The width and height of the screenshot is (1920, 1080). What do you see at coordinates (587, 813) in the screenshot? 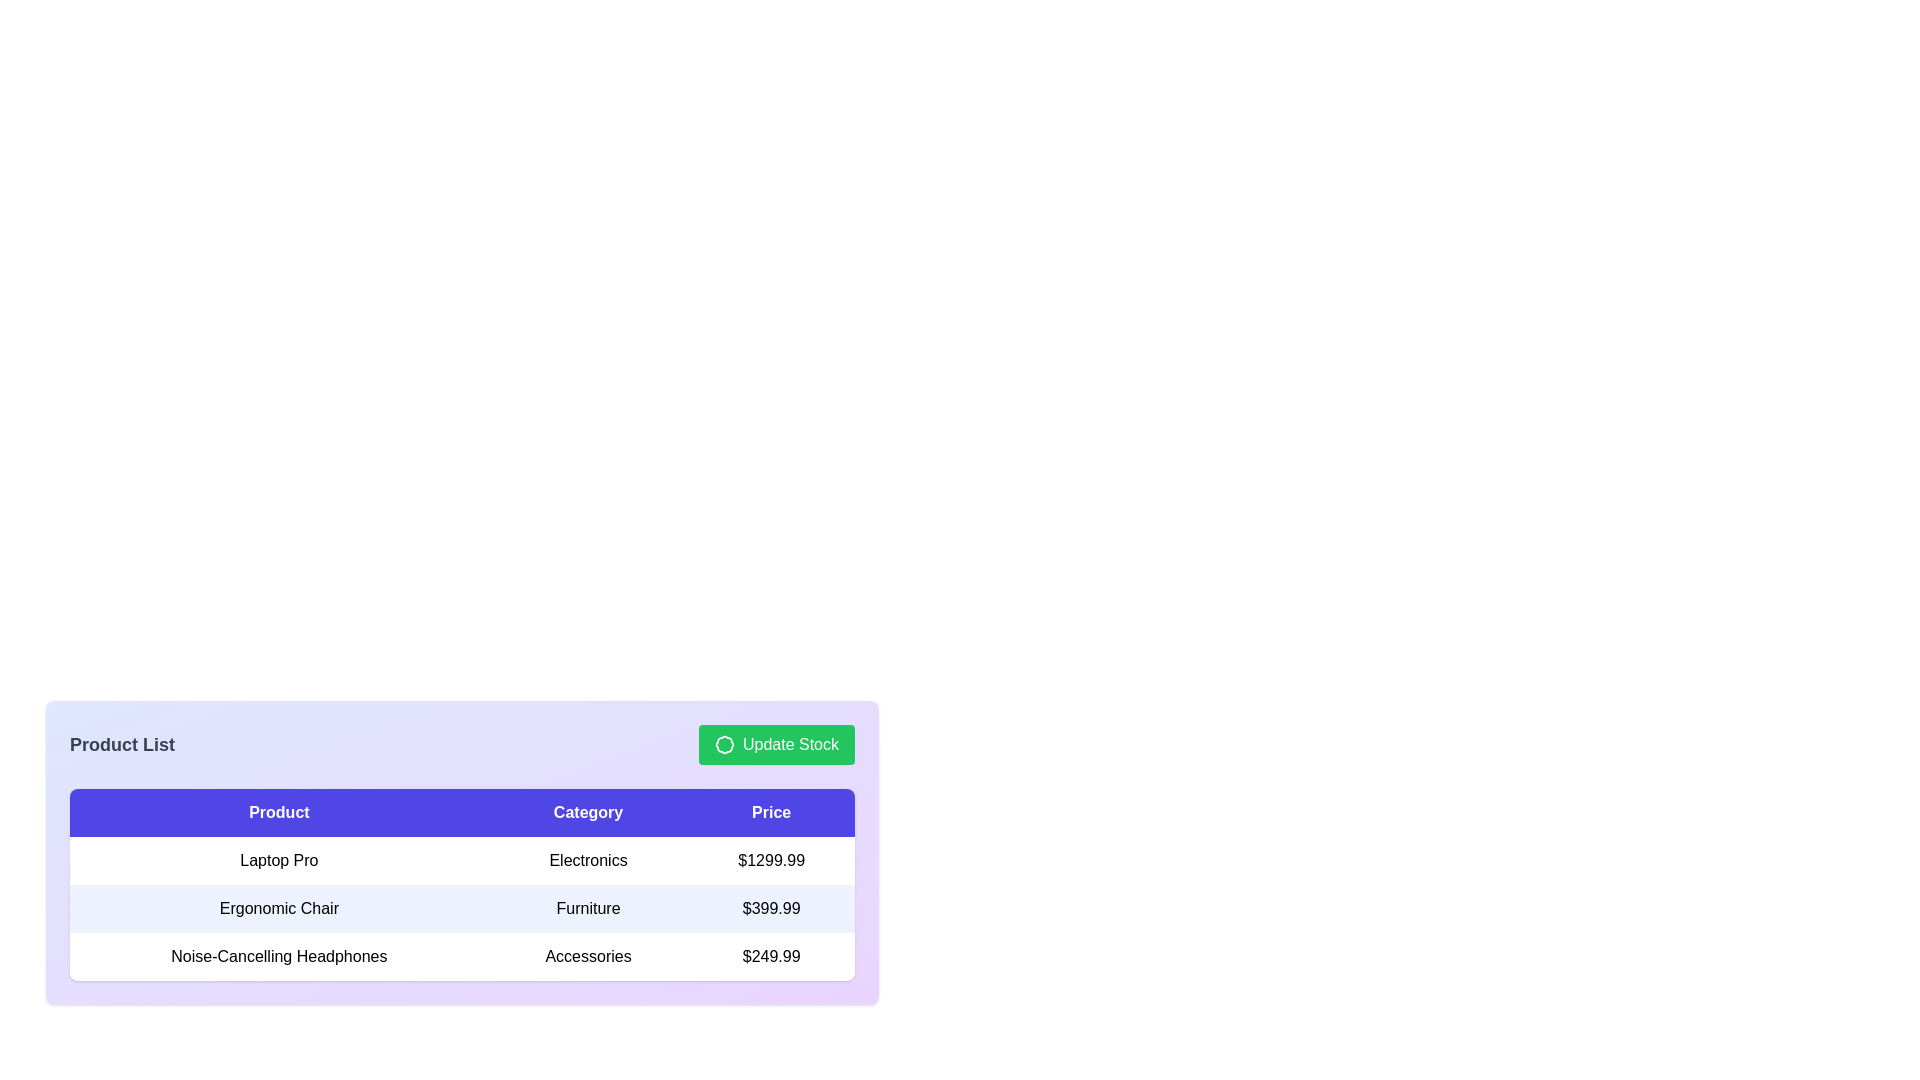
I see `the 'Category' header label in the table, which is the second element in a purple bar at the top, following the 'Product' label and preceding the 'Price' label` at bounding box center [587, 813].